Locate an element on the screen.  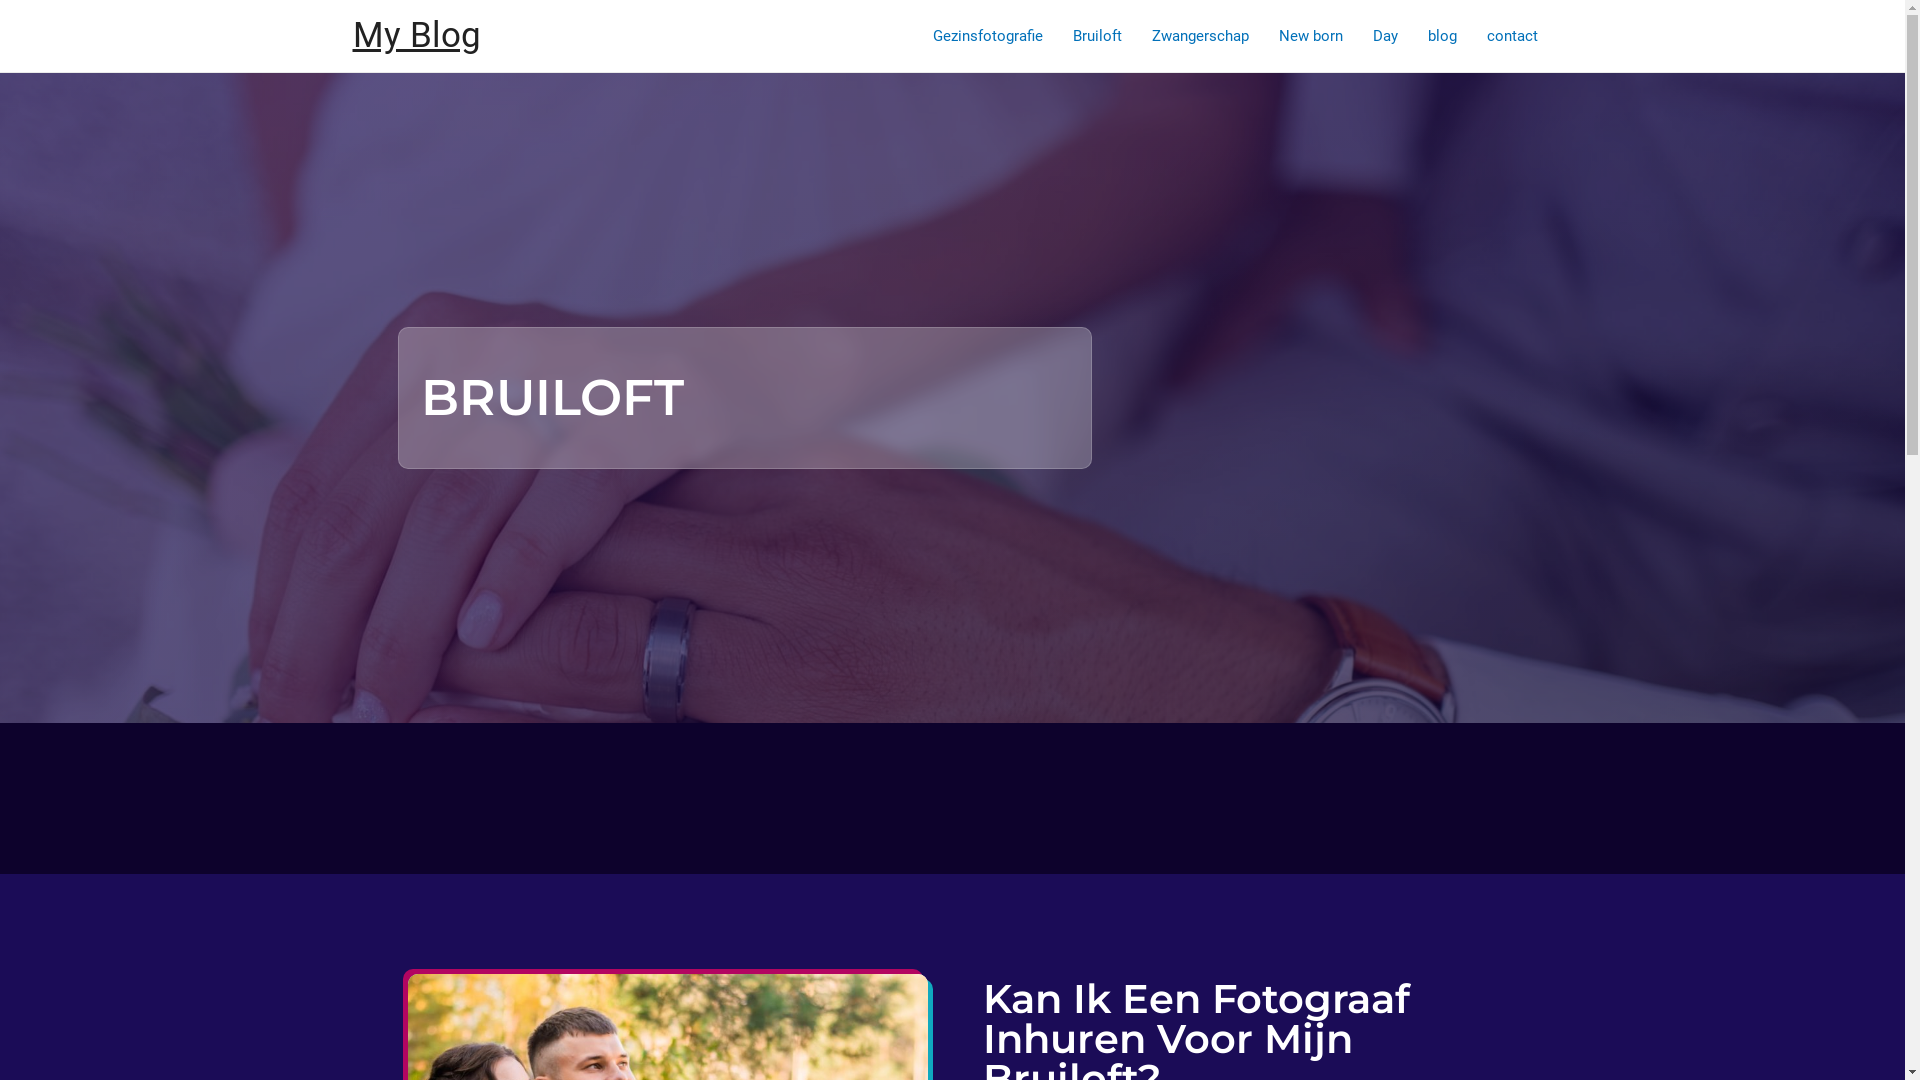
'blog' is located at coordinates (1441, 35).